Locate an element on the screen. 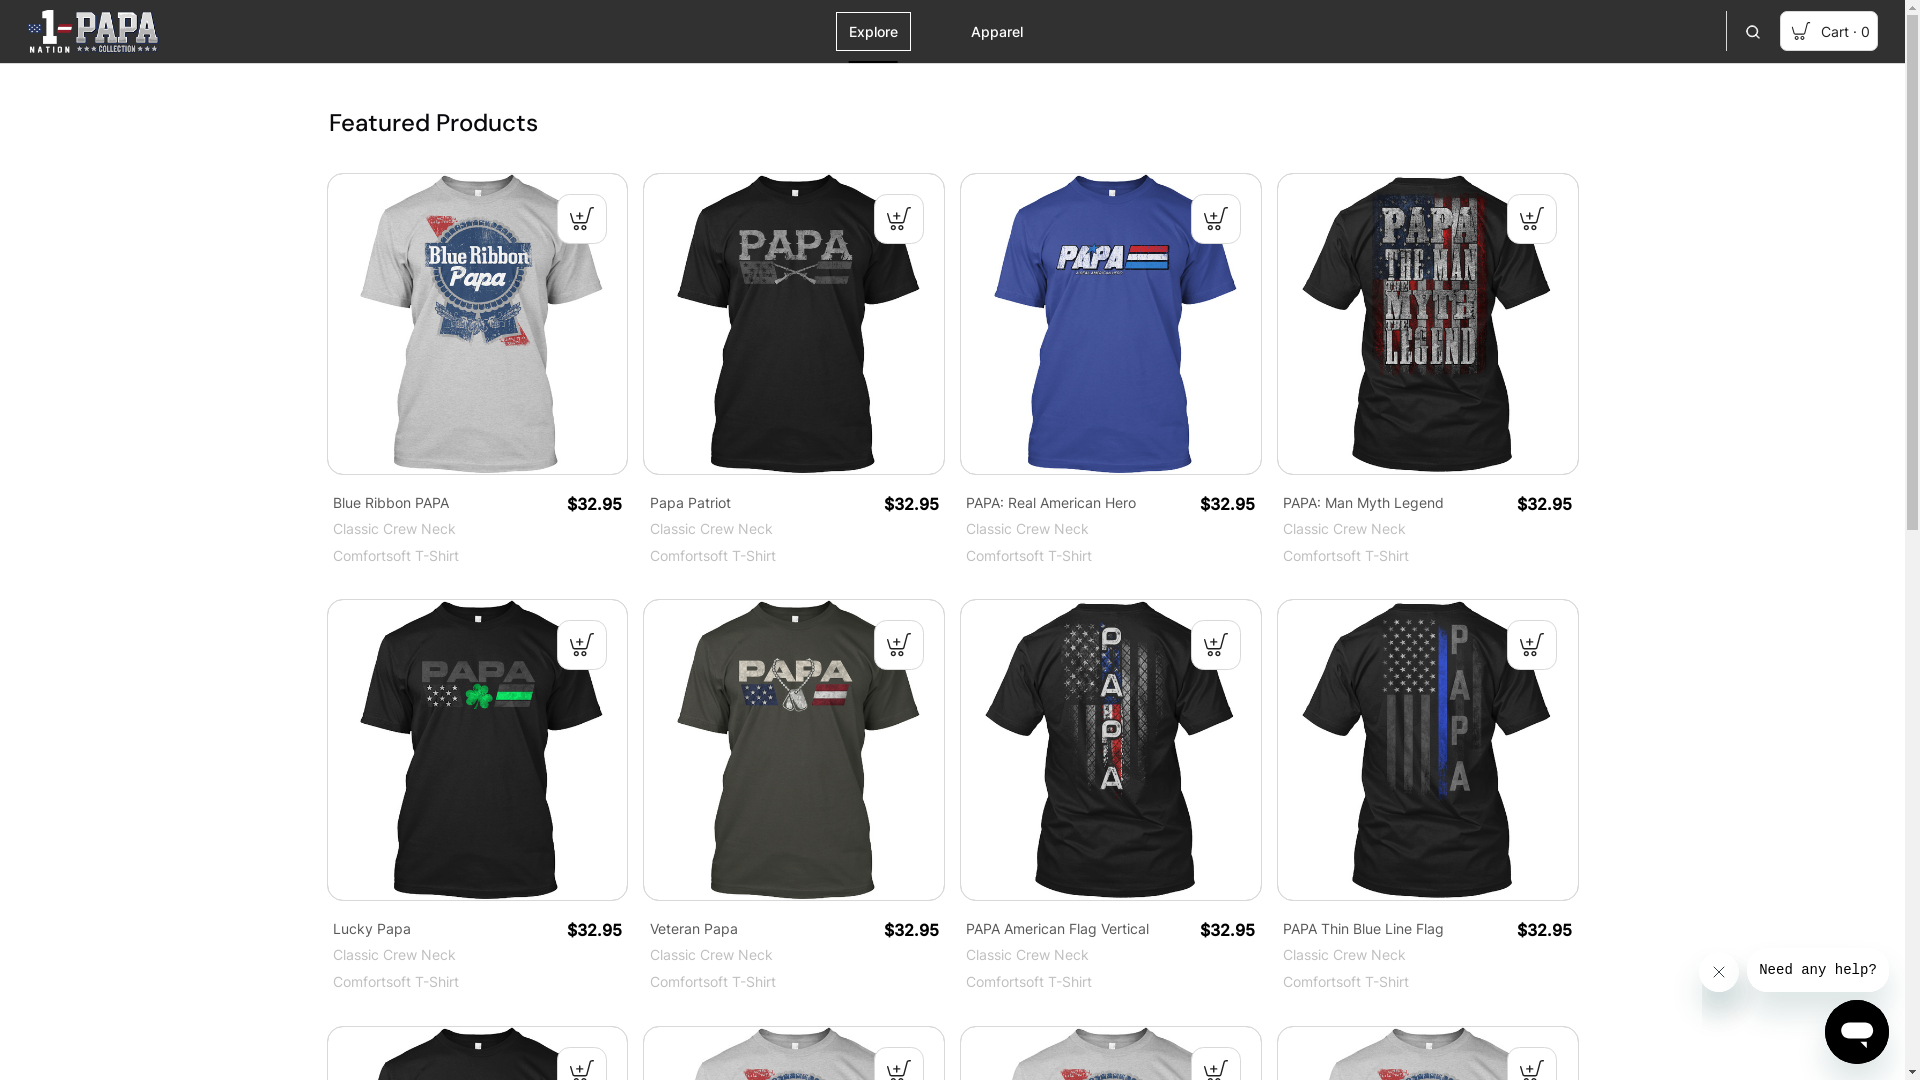 Image resolution: width=1920 pixels, height=1080 pixels. 'Veteran Papa is located at coordinates (792, 796).